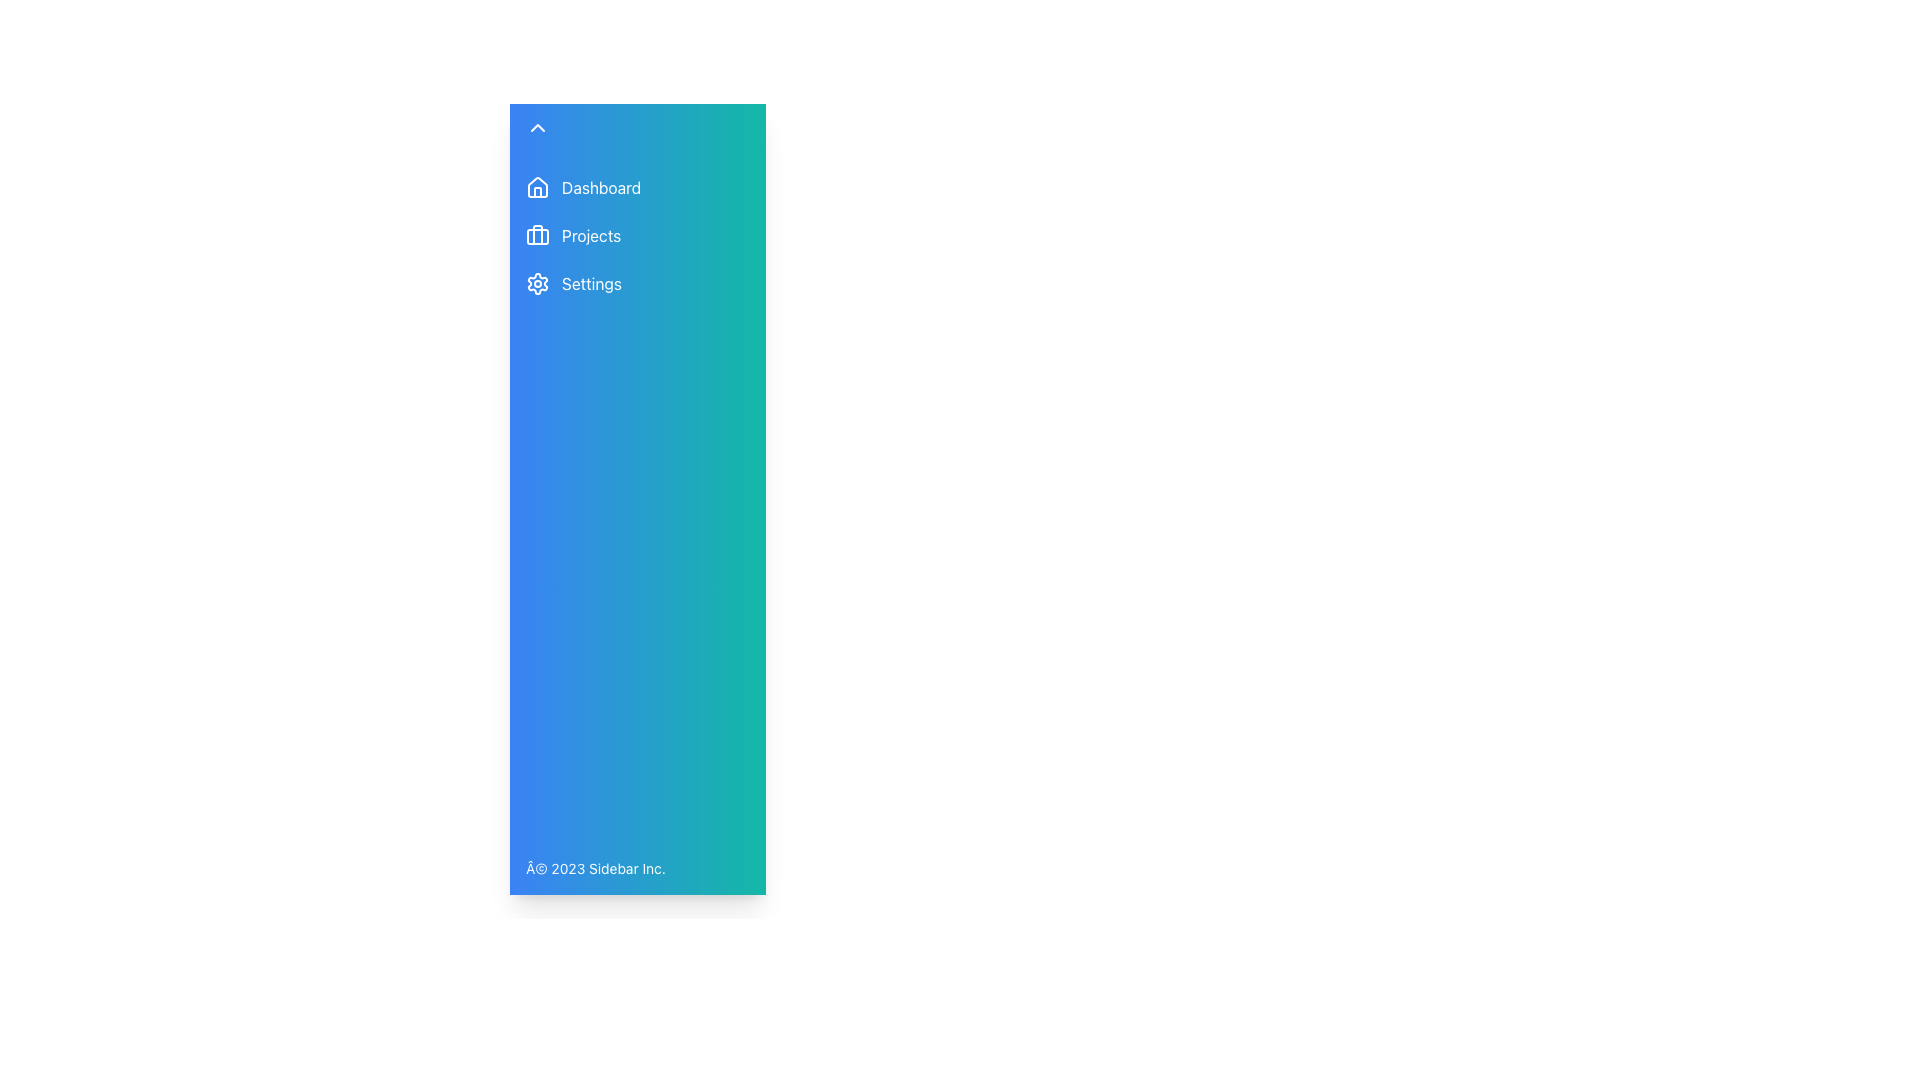  Describe the element at coordinates (537, 188) in the screenshot. I see `the house icon with a blue outline and white fill located next to the 'Dashboard' text in the topmost entry of the side menu` at that location.